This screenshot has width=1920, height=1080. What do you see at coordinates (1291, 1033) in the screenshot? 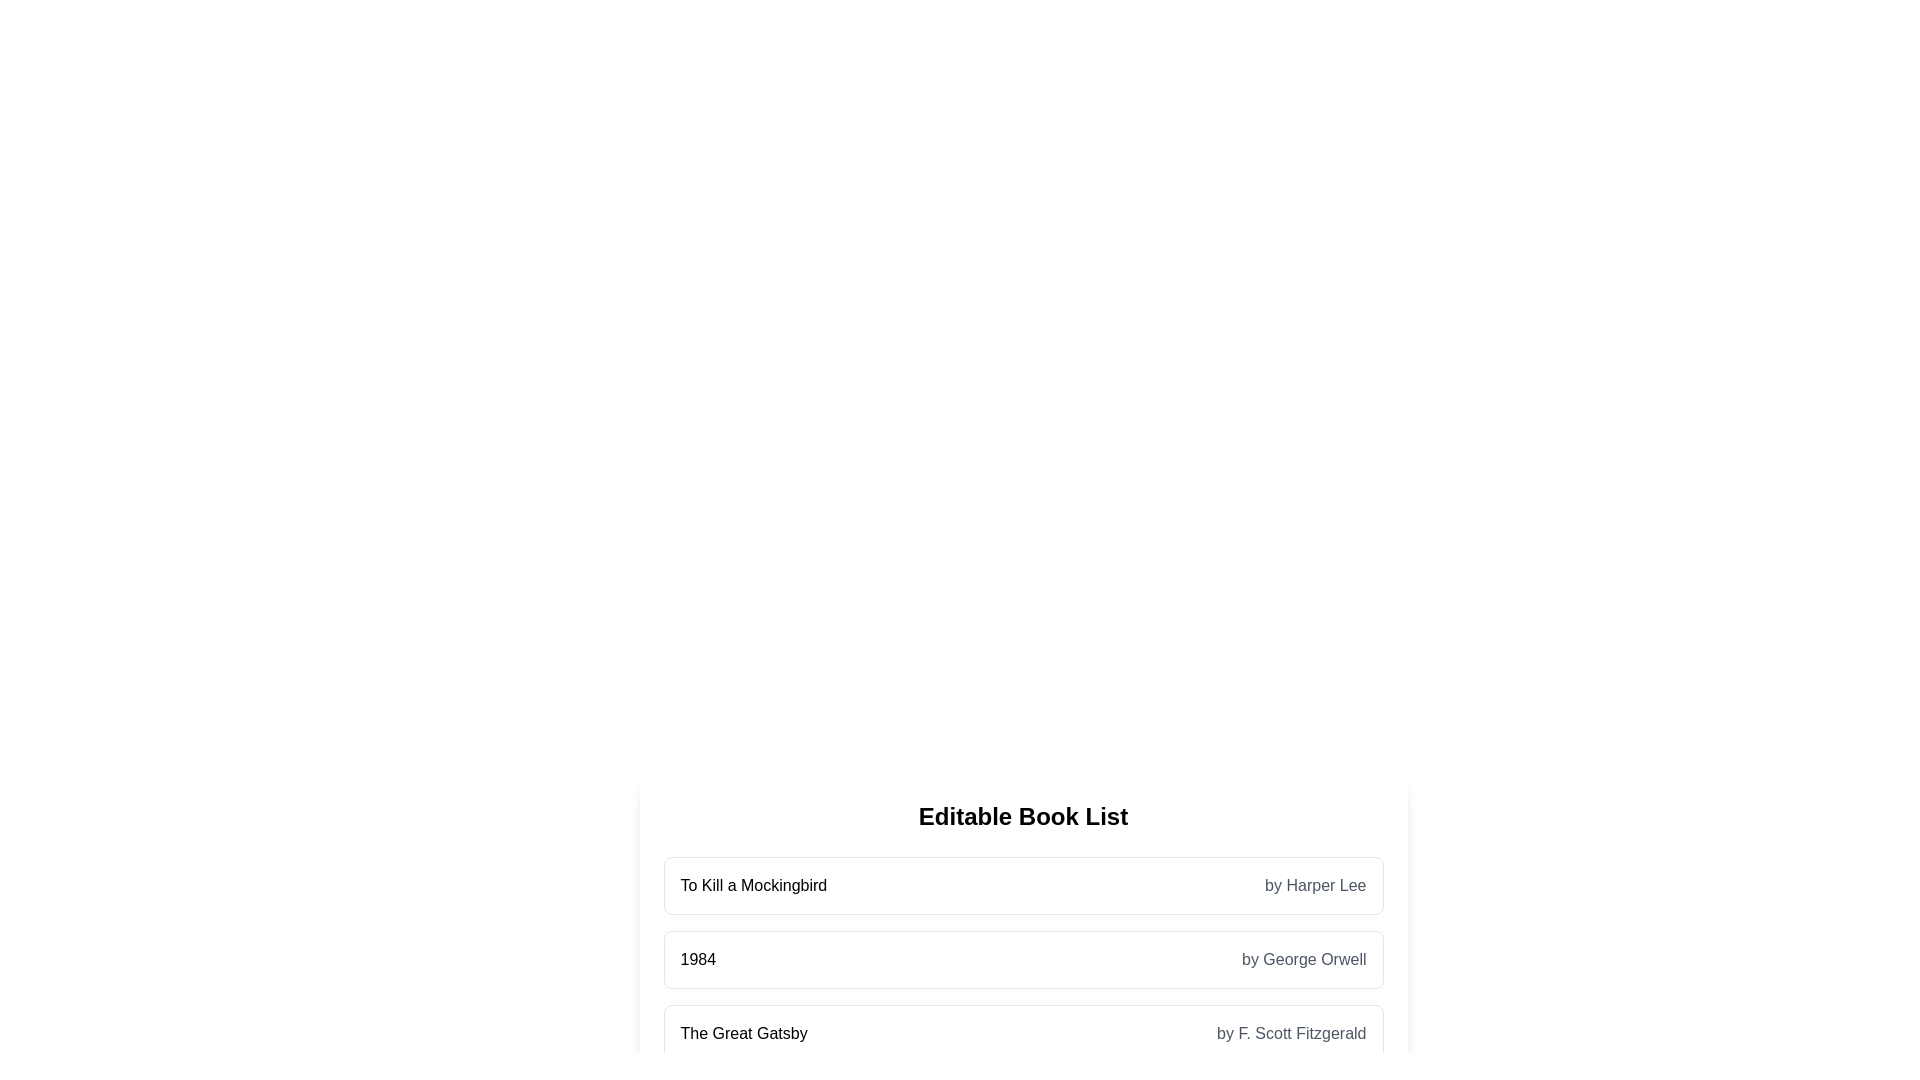
I see `the text label displaying the author's name for the book 'The Great Gatsby', which is part of the third entry in a vertically stacked list of book entries` at bounding box center [1291, 1033].